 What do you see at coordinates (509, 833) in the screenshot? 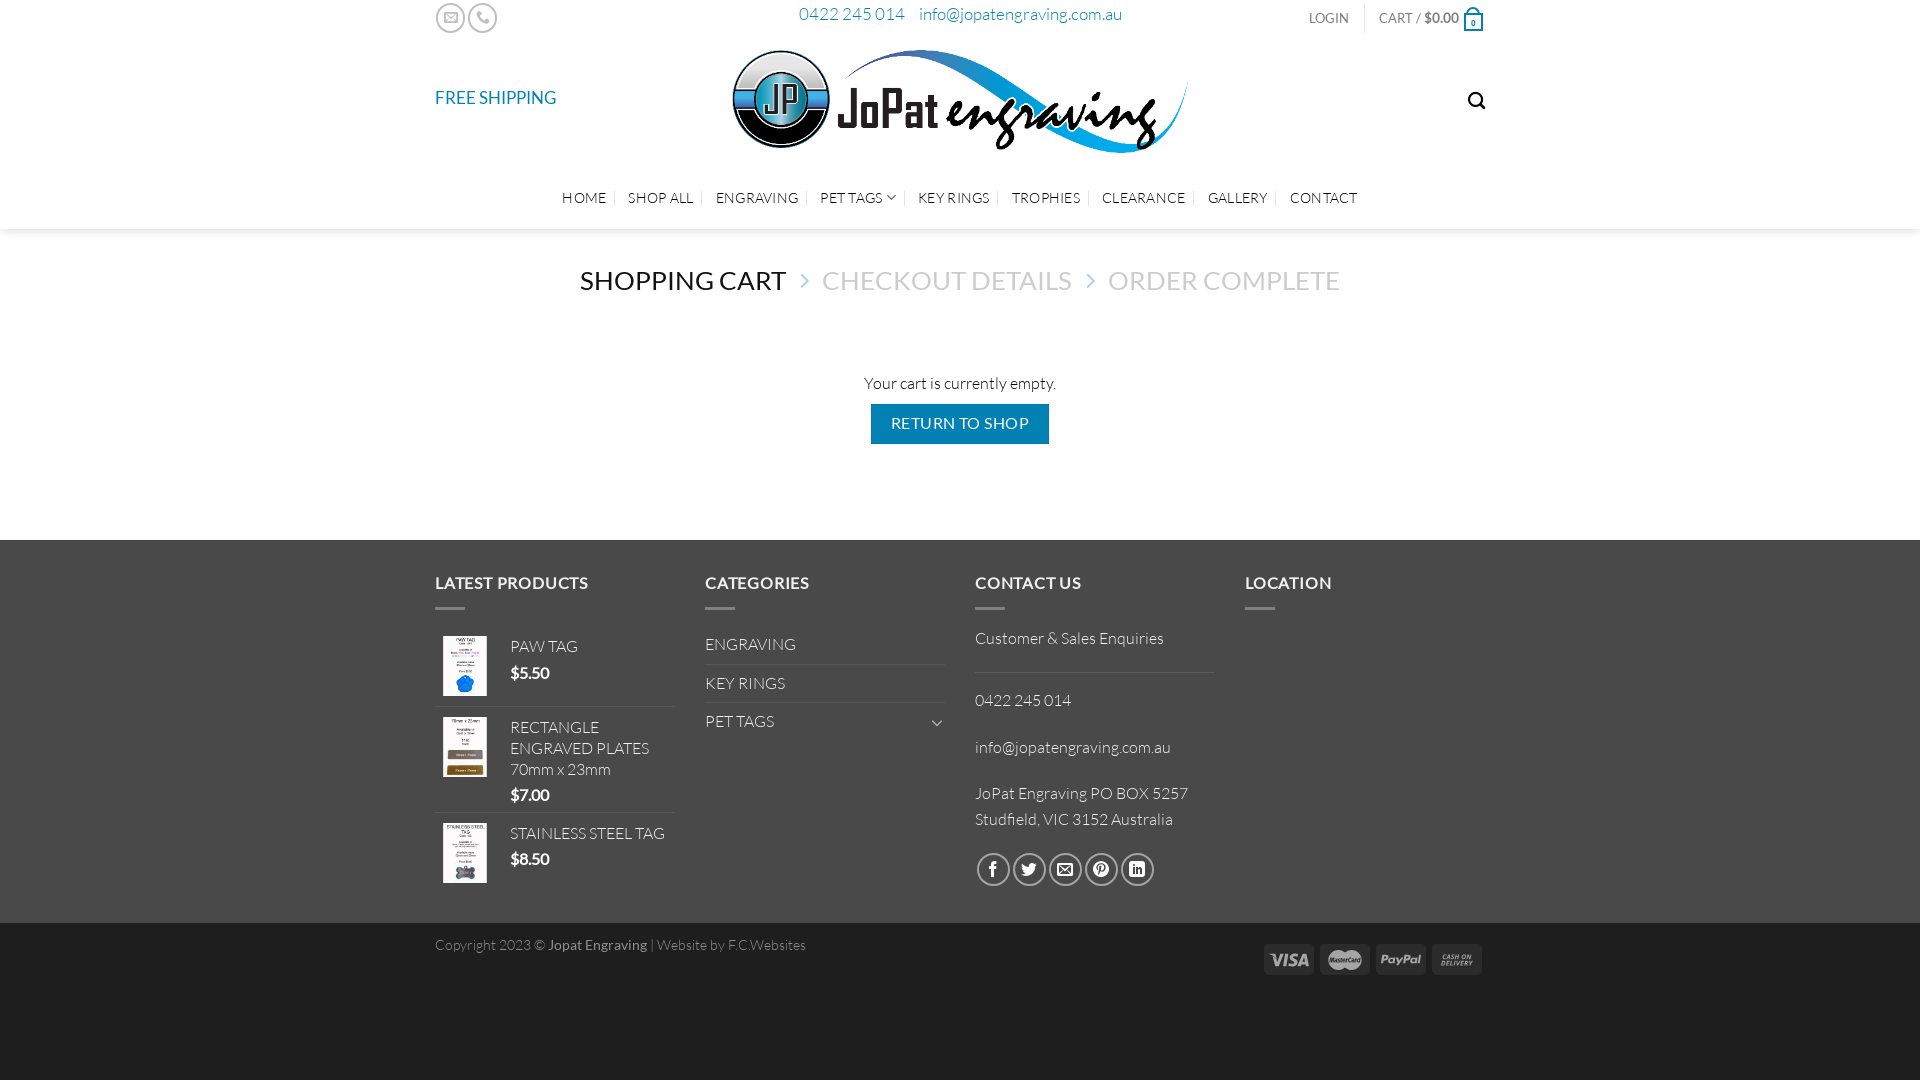
I see `'STAINLESS STEEL TAG'` at bounding box center [509, 833].